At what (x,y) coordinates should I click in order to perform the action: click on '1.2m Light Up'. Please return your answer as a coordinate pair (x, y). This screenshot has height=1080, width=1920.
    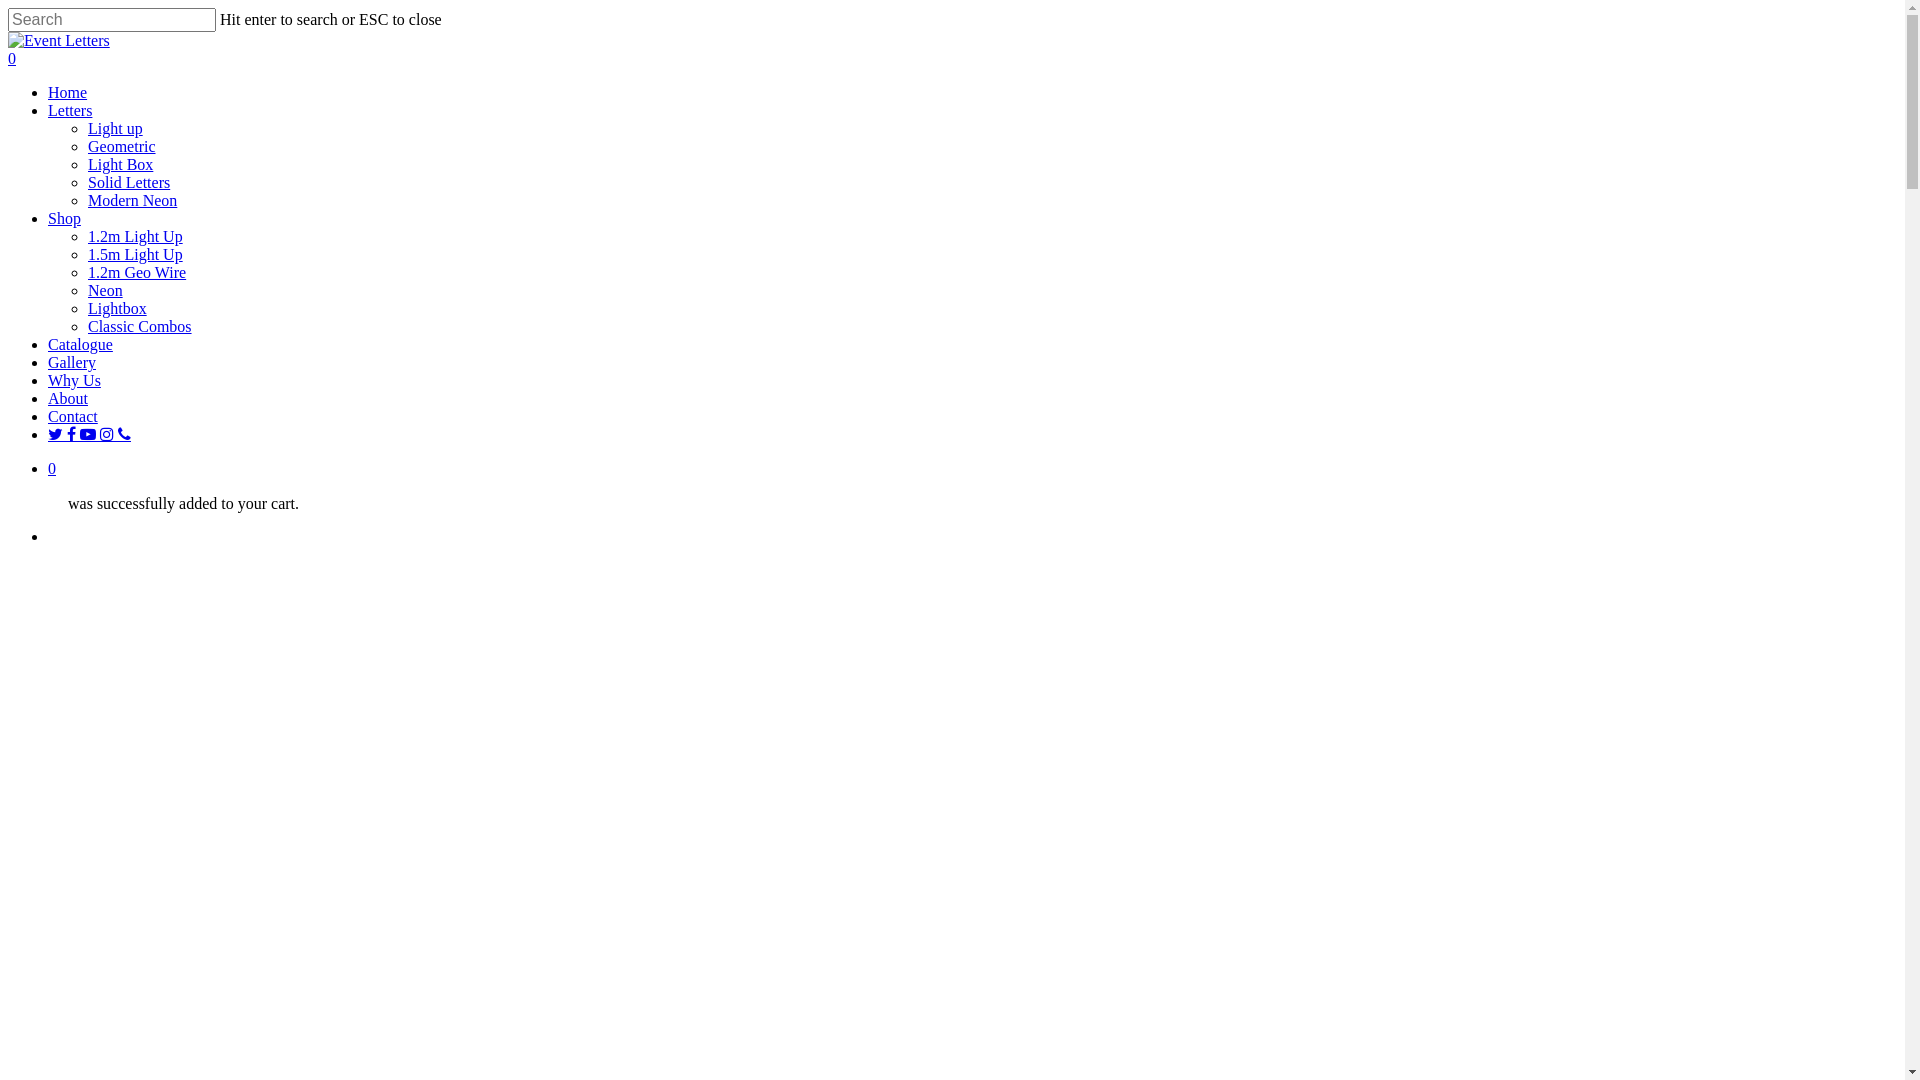
    Looking at the image, I should click on (134, 235).